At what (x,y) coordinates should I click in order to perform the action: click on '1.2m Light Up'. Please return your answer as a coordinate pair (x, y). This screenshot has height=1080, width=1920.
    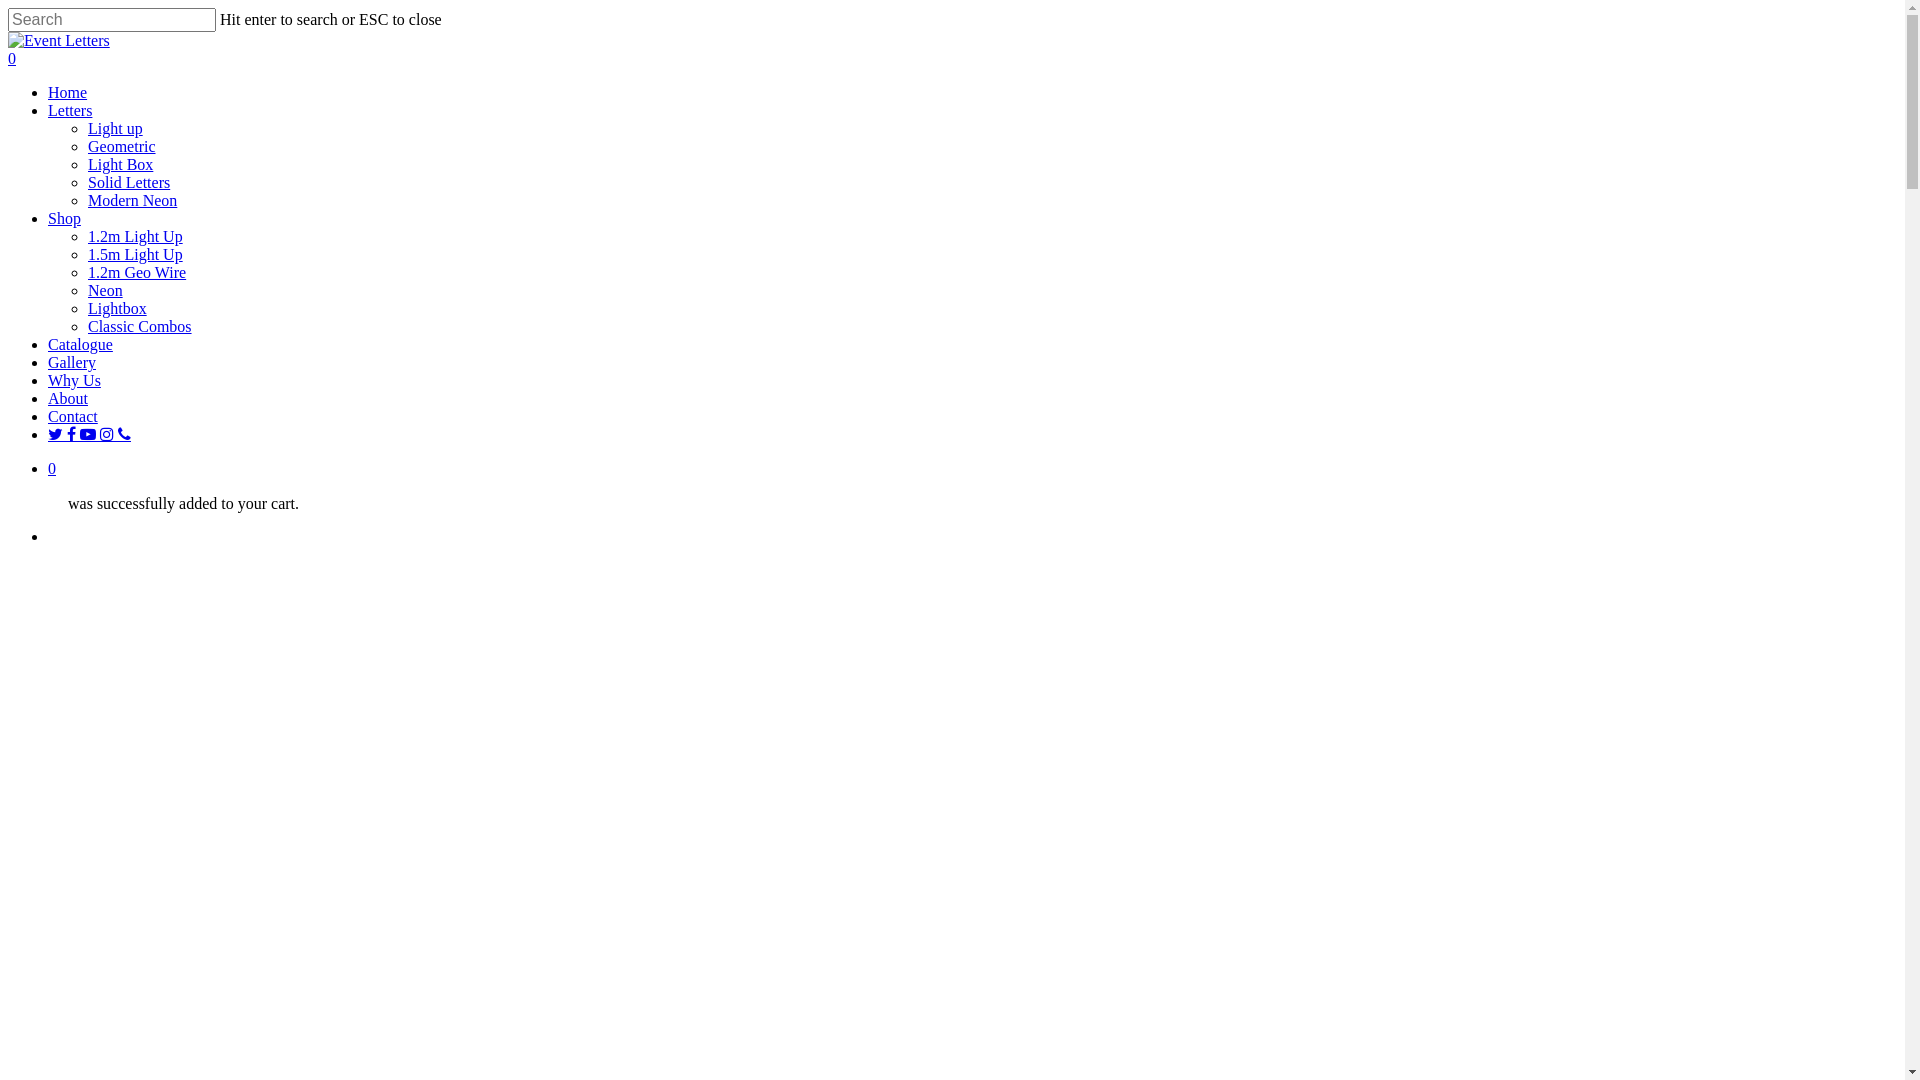
    Looking at the image, I should click on (134, 235).